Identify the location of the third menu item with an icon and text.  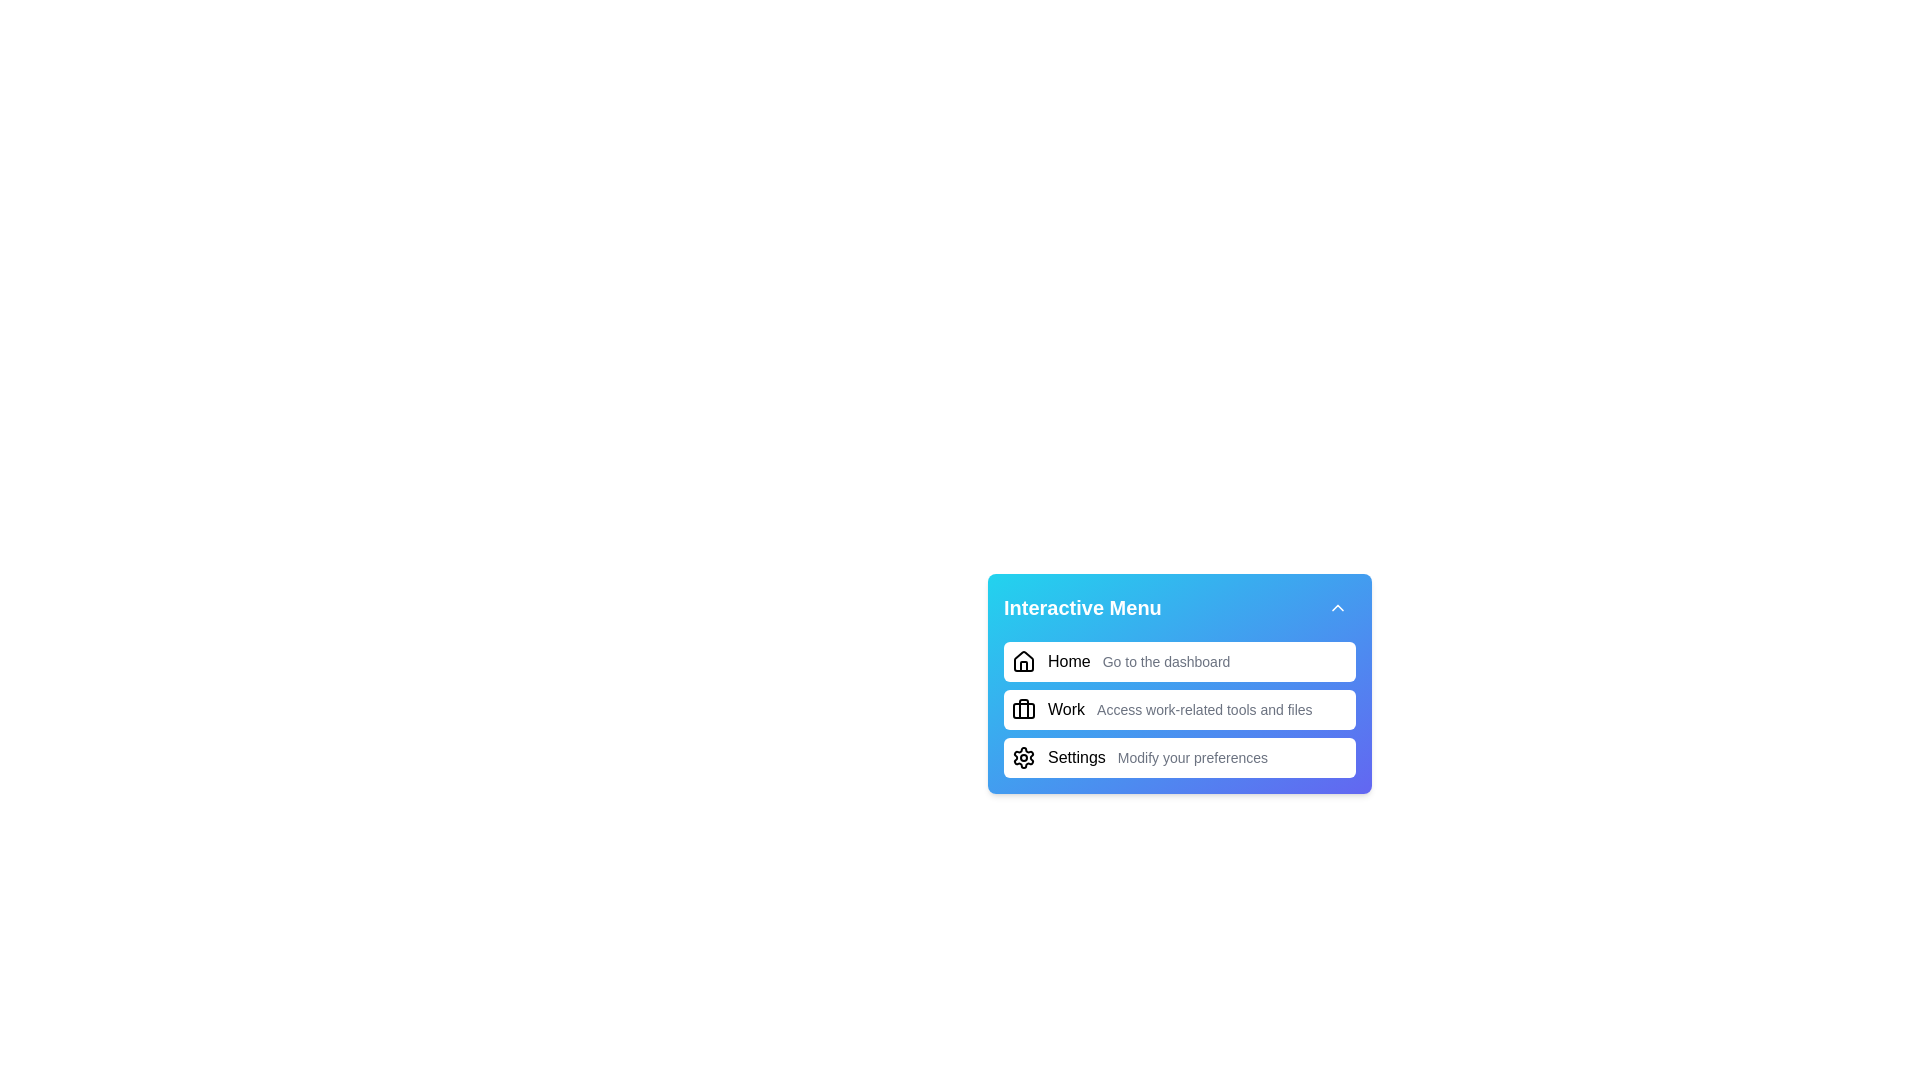
(1180, 758).